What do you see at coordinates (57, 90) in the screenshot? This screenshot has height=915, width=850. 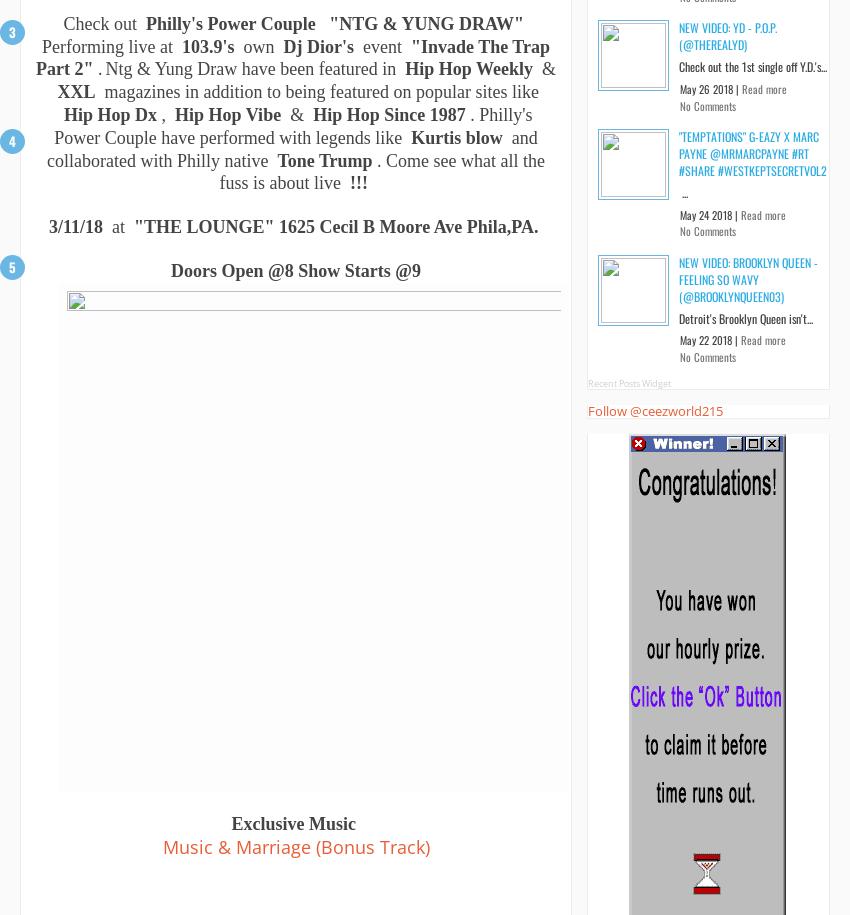 I see `'XXL'` at bounding box center [57, 90].